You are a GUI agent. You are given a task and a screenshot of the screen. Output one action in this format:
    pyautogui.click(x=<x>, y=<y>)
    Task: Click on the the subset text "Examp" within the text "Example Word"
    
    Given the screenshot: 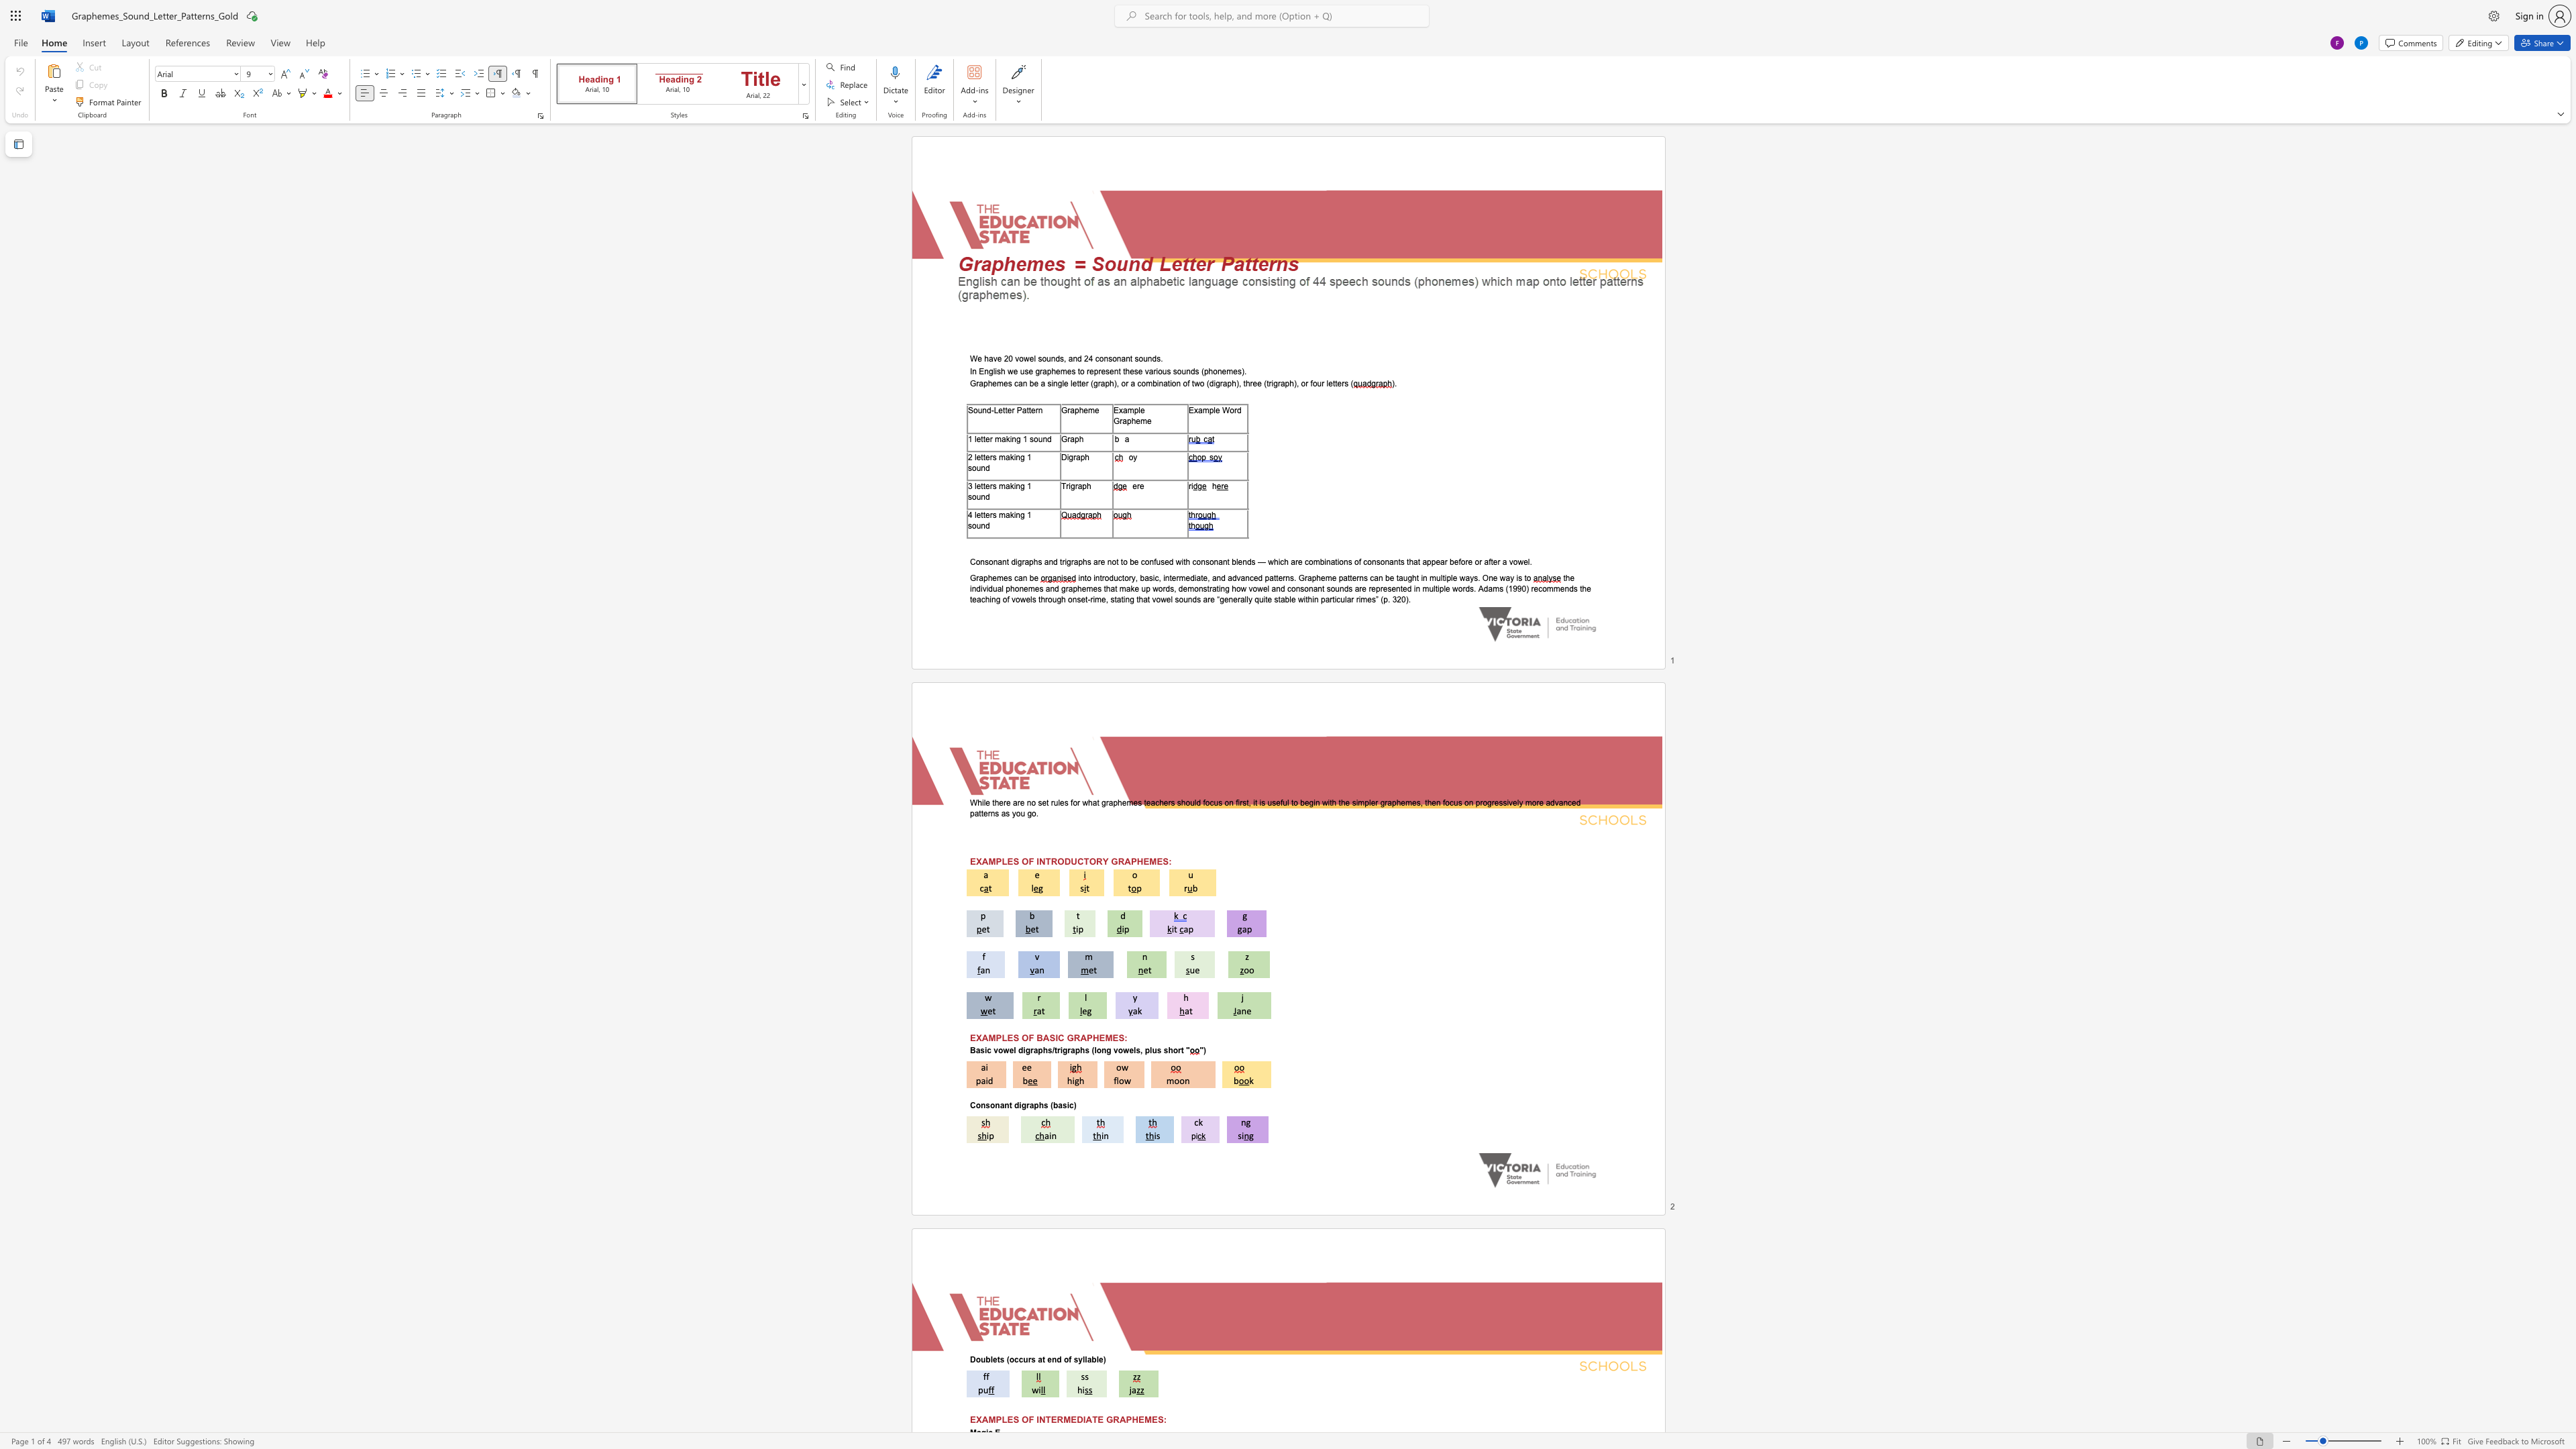 What is the action you would take?
    pyautogui.click(x=1188, y=409)
    